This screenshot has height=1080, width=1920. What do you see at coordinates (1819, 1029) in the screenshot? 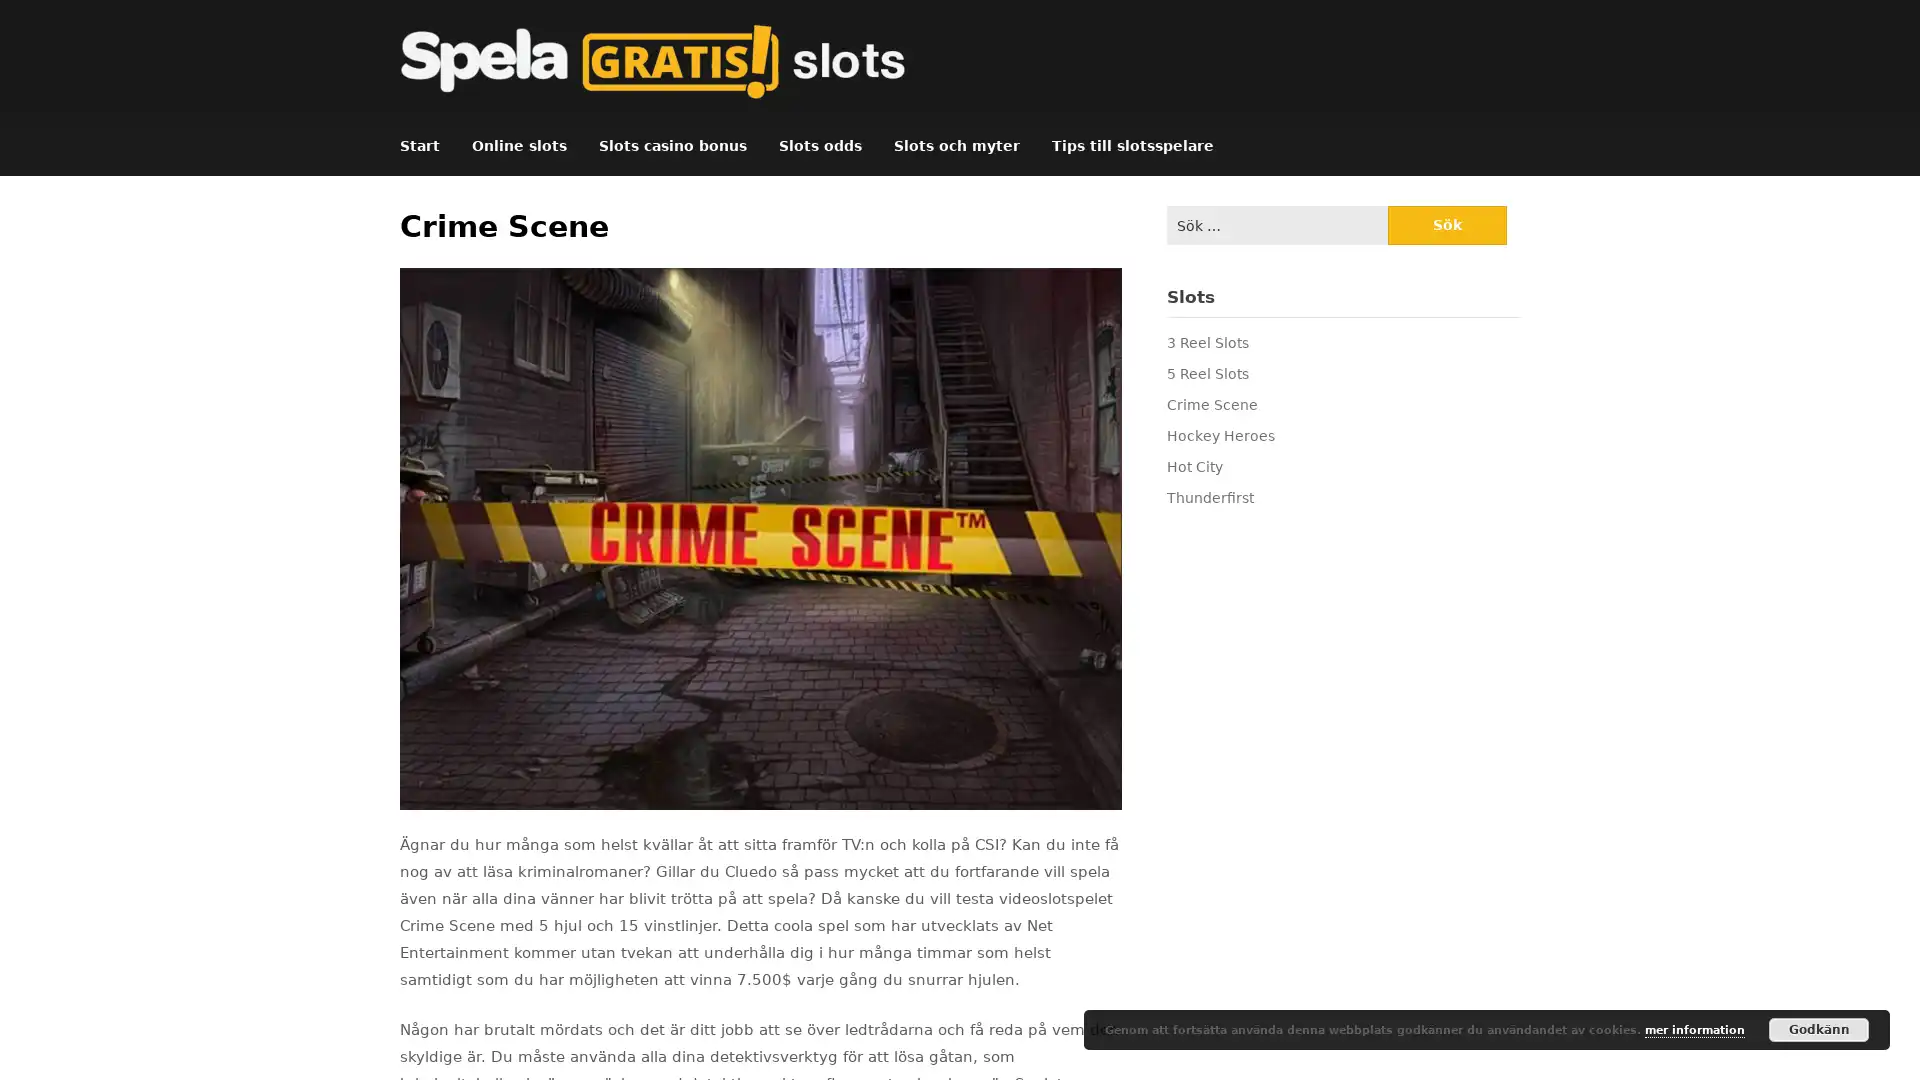
I see `Godkann` at bounding box center [1819, 1029].